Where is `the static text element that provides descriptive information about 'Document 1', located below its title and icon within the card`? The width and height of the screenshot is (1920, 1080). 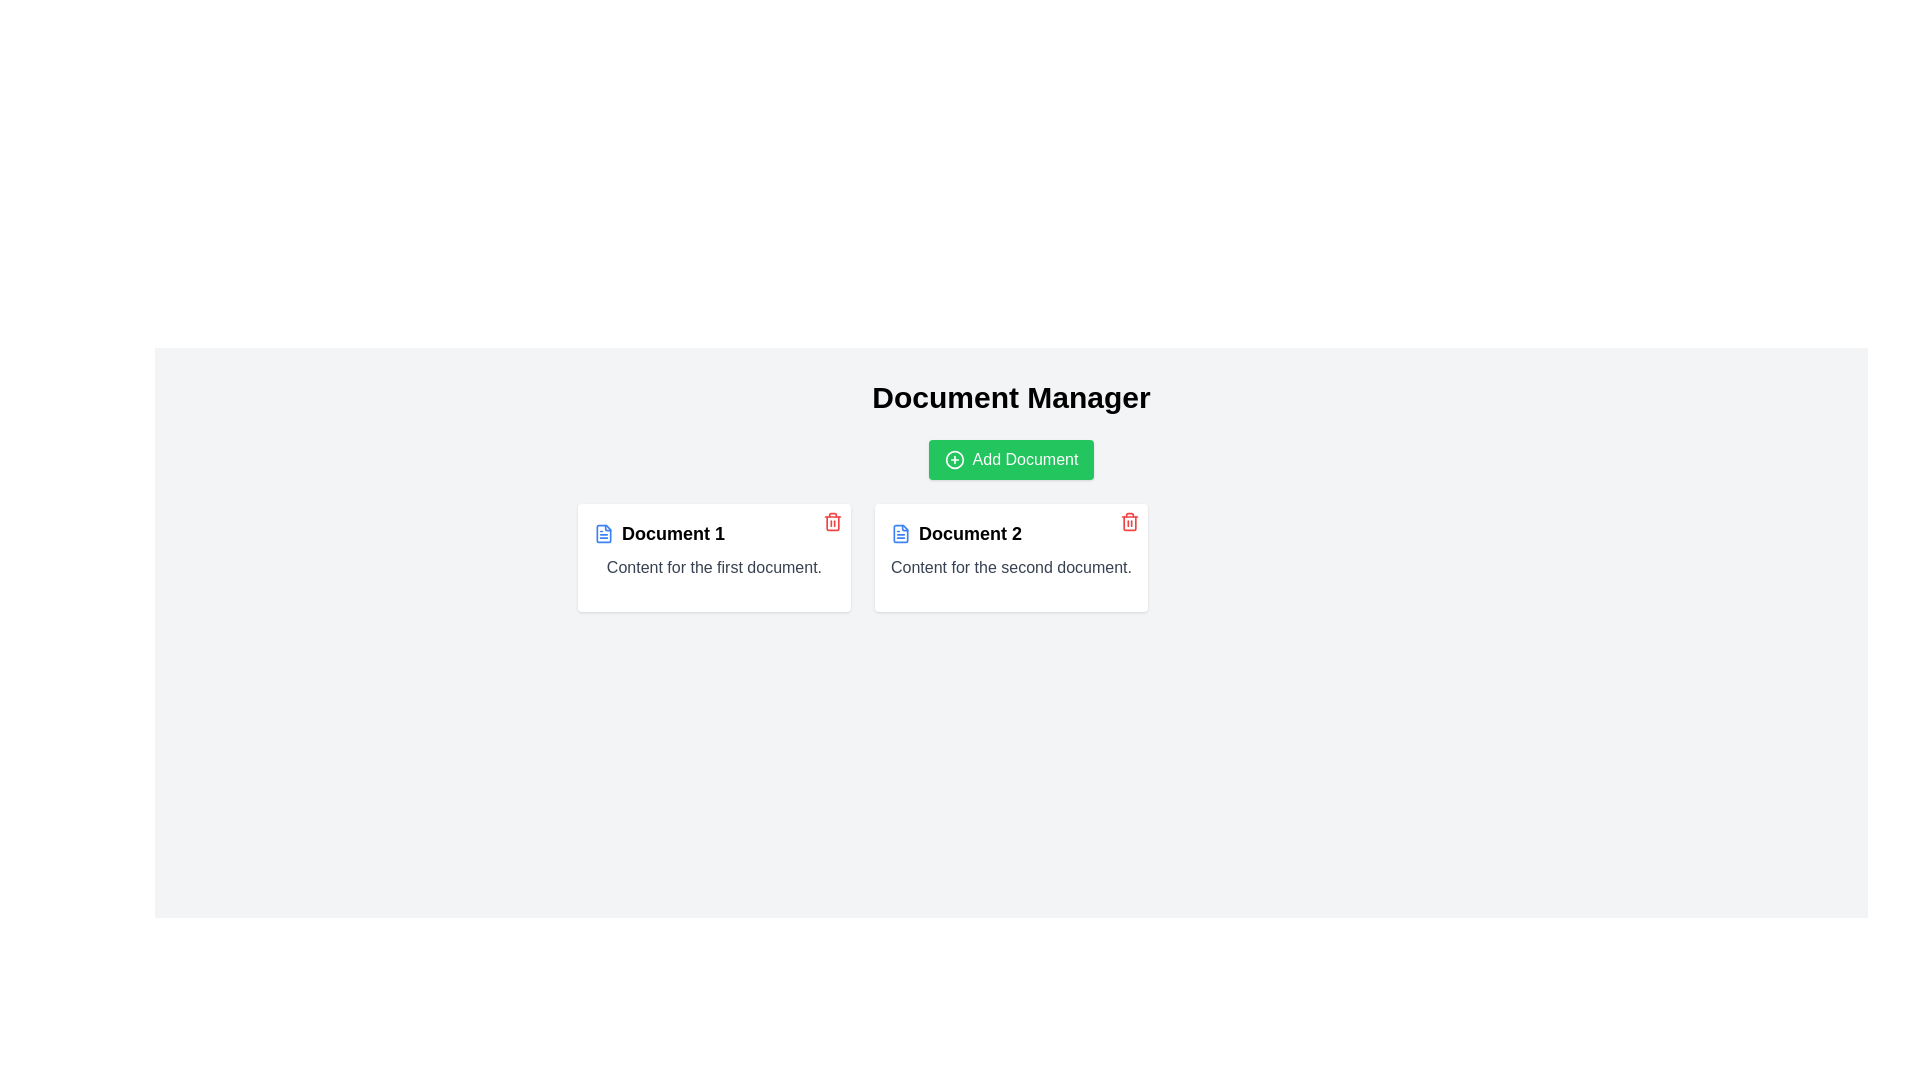
the static text element that provides descriptive information about 'Document 1', located below its title and icon within the card is located at coordinates (714, 567).